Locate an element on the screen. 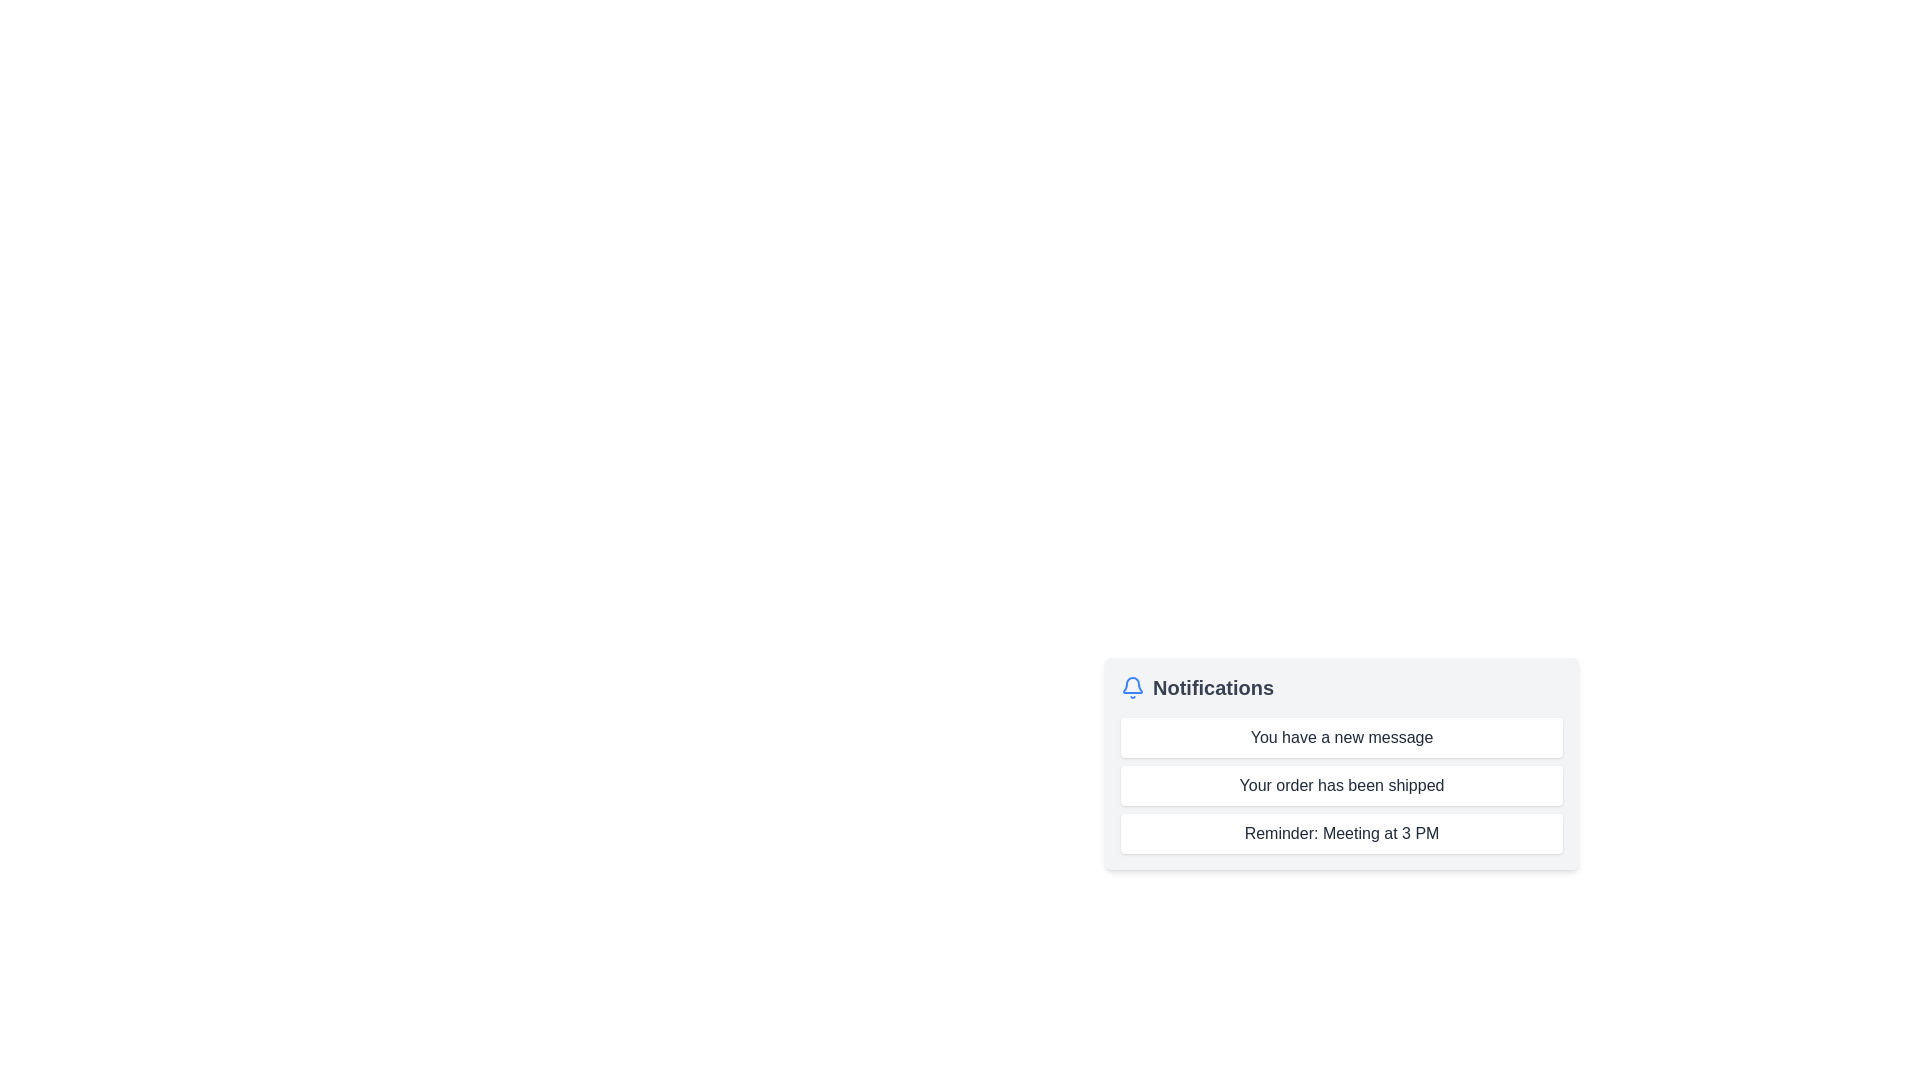 The height and width of the screenshot is (1080, 1920). the decorative notification icon located to the left of the 'Notifications' text in the top-center area of the notification panel is located at coordinates (1132, 686).